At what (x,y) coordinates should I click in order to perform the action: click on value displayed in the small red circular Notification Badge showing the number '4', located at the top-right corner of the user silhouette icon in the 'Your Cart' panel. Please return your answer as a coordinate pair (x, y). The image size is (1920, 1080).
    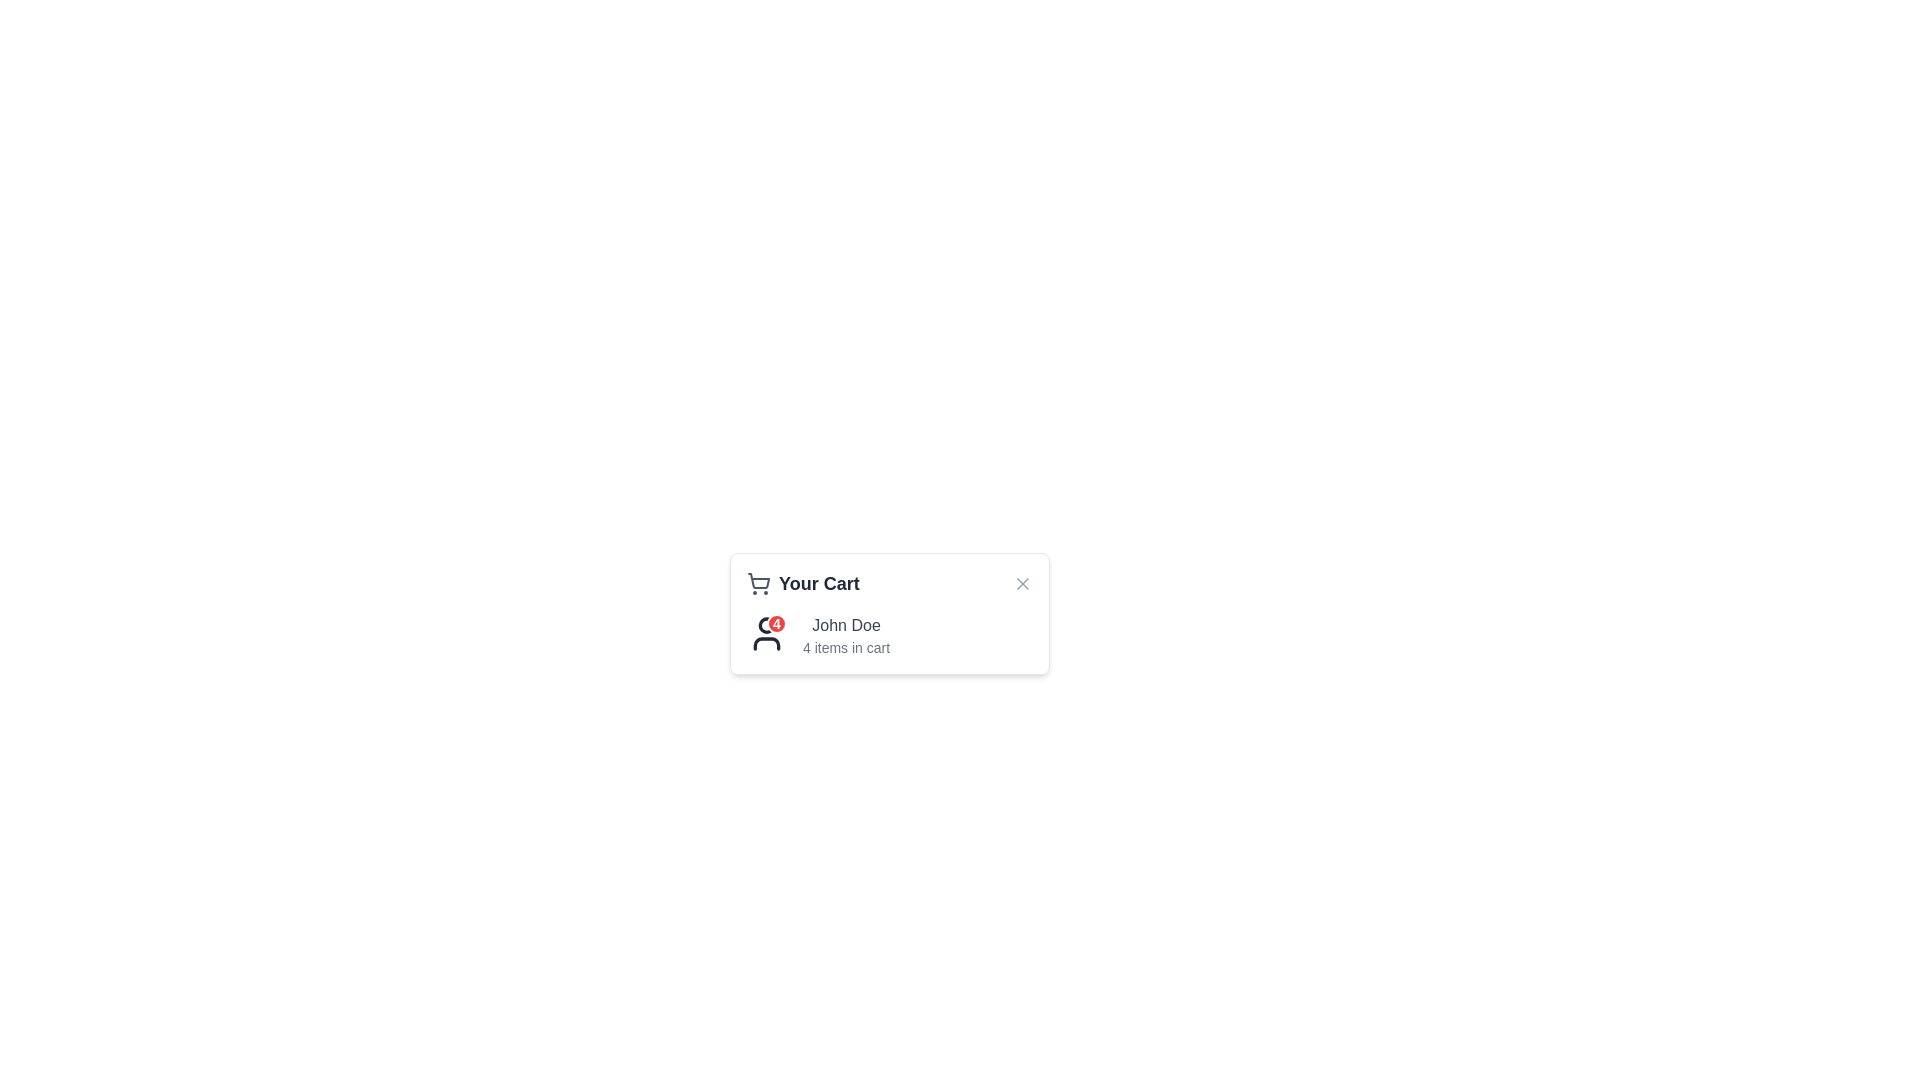
    Looking at the image, I should click on (766, 633).